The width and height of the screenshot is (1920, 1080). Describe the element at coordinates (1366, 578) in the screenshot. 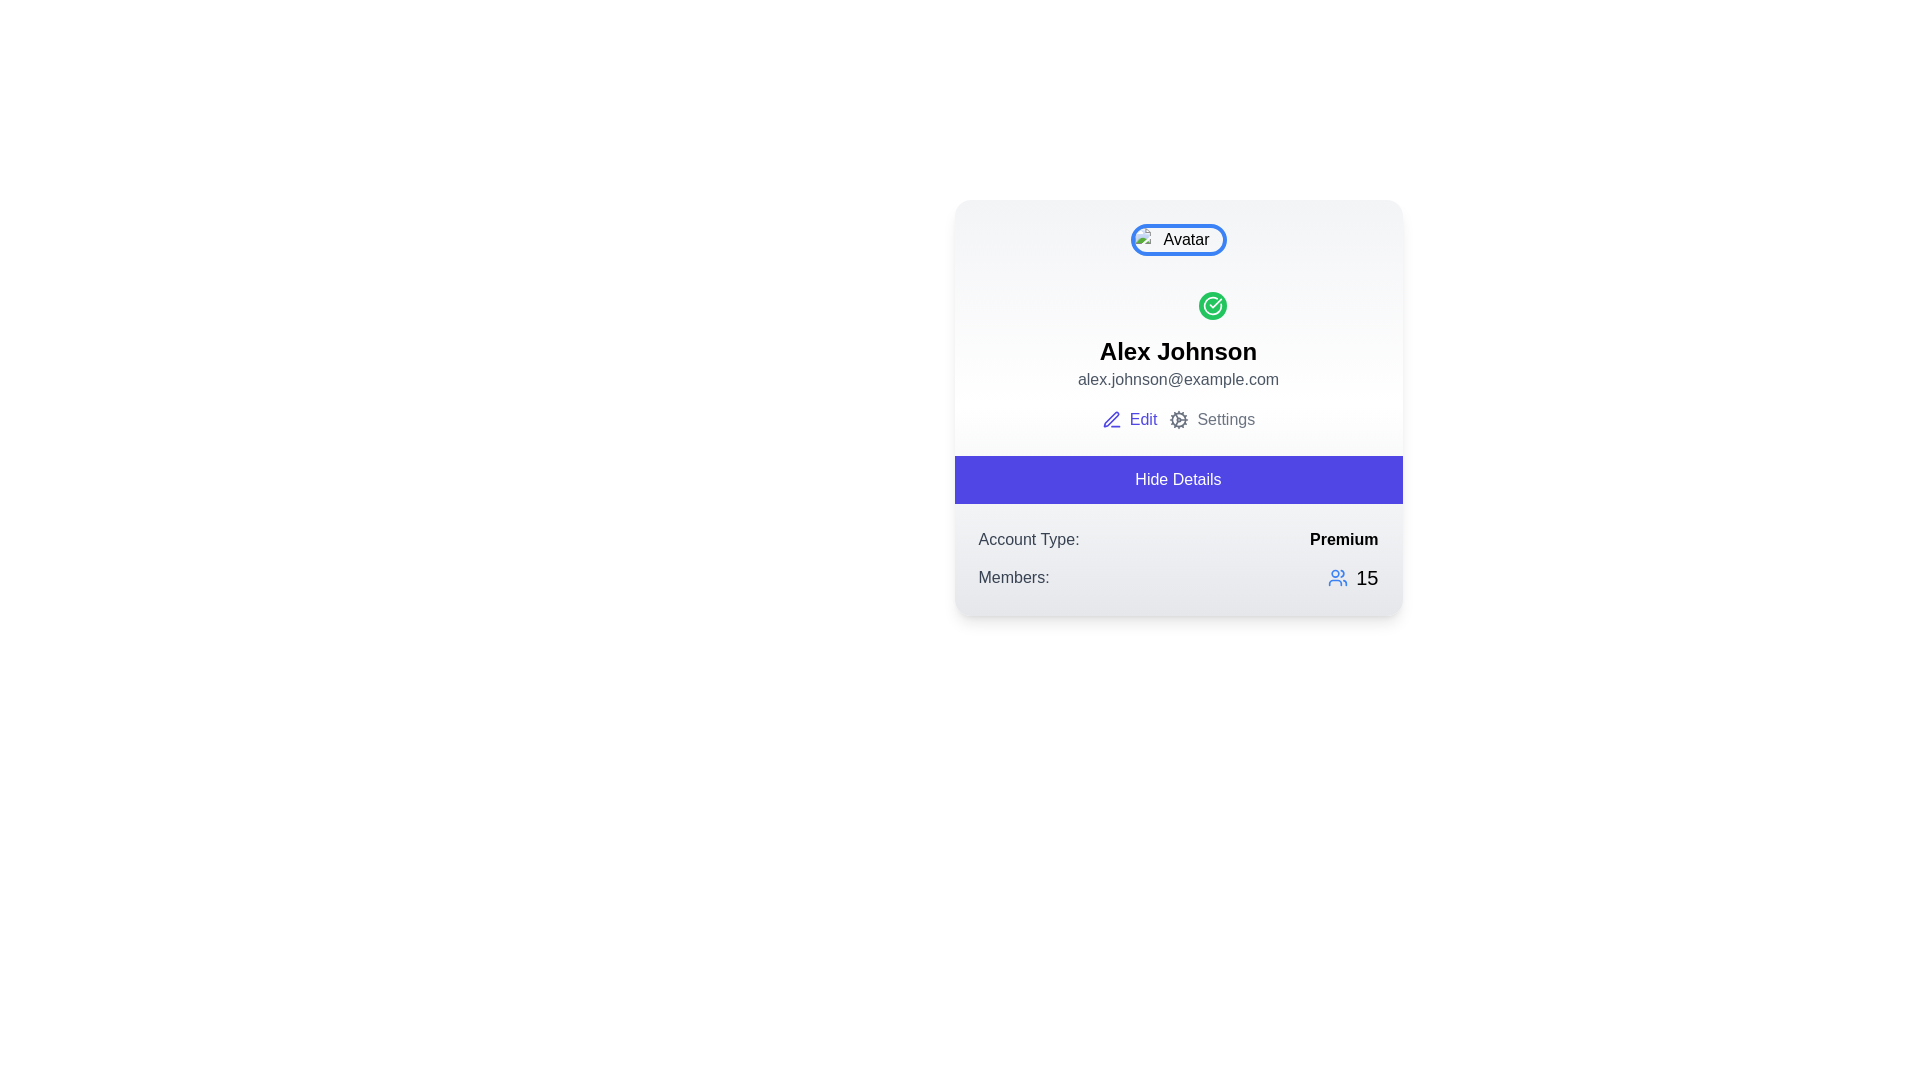

I see `the text label indicating the total number of members associated with the user profile, located at the bottom-right corner of the user card interface, next to the users icon` at that location.